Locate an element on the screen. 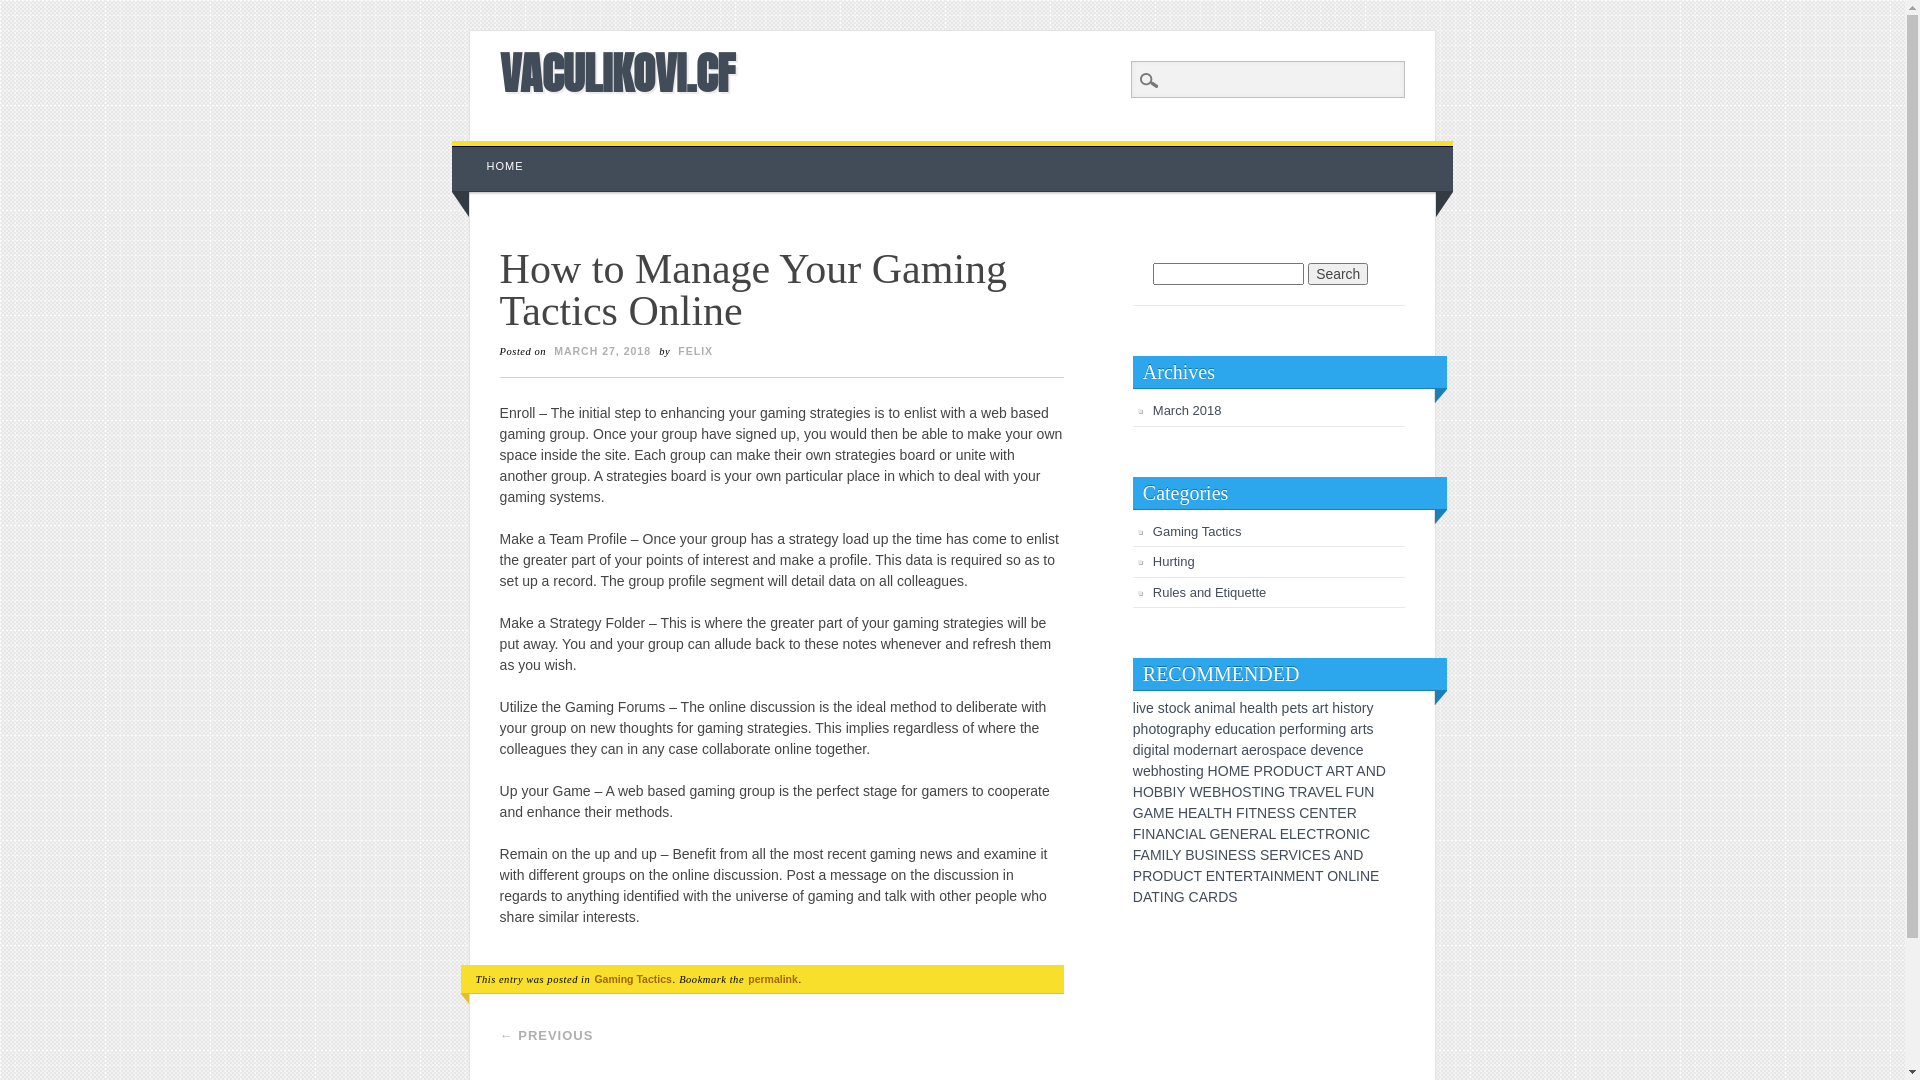 This screenshot has height=1080, width=1920. 'S' is located at coordinates (1250, 855).